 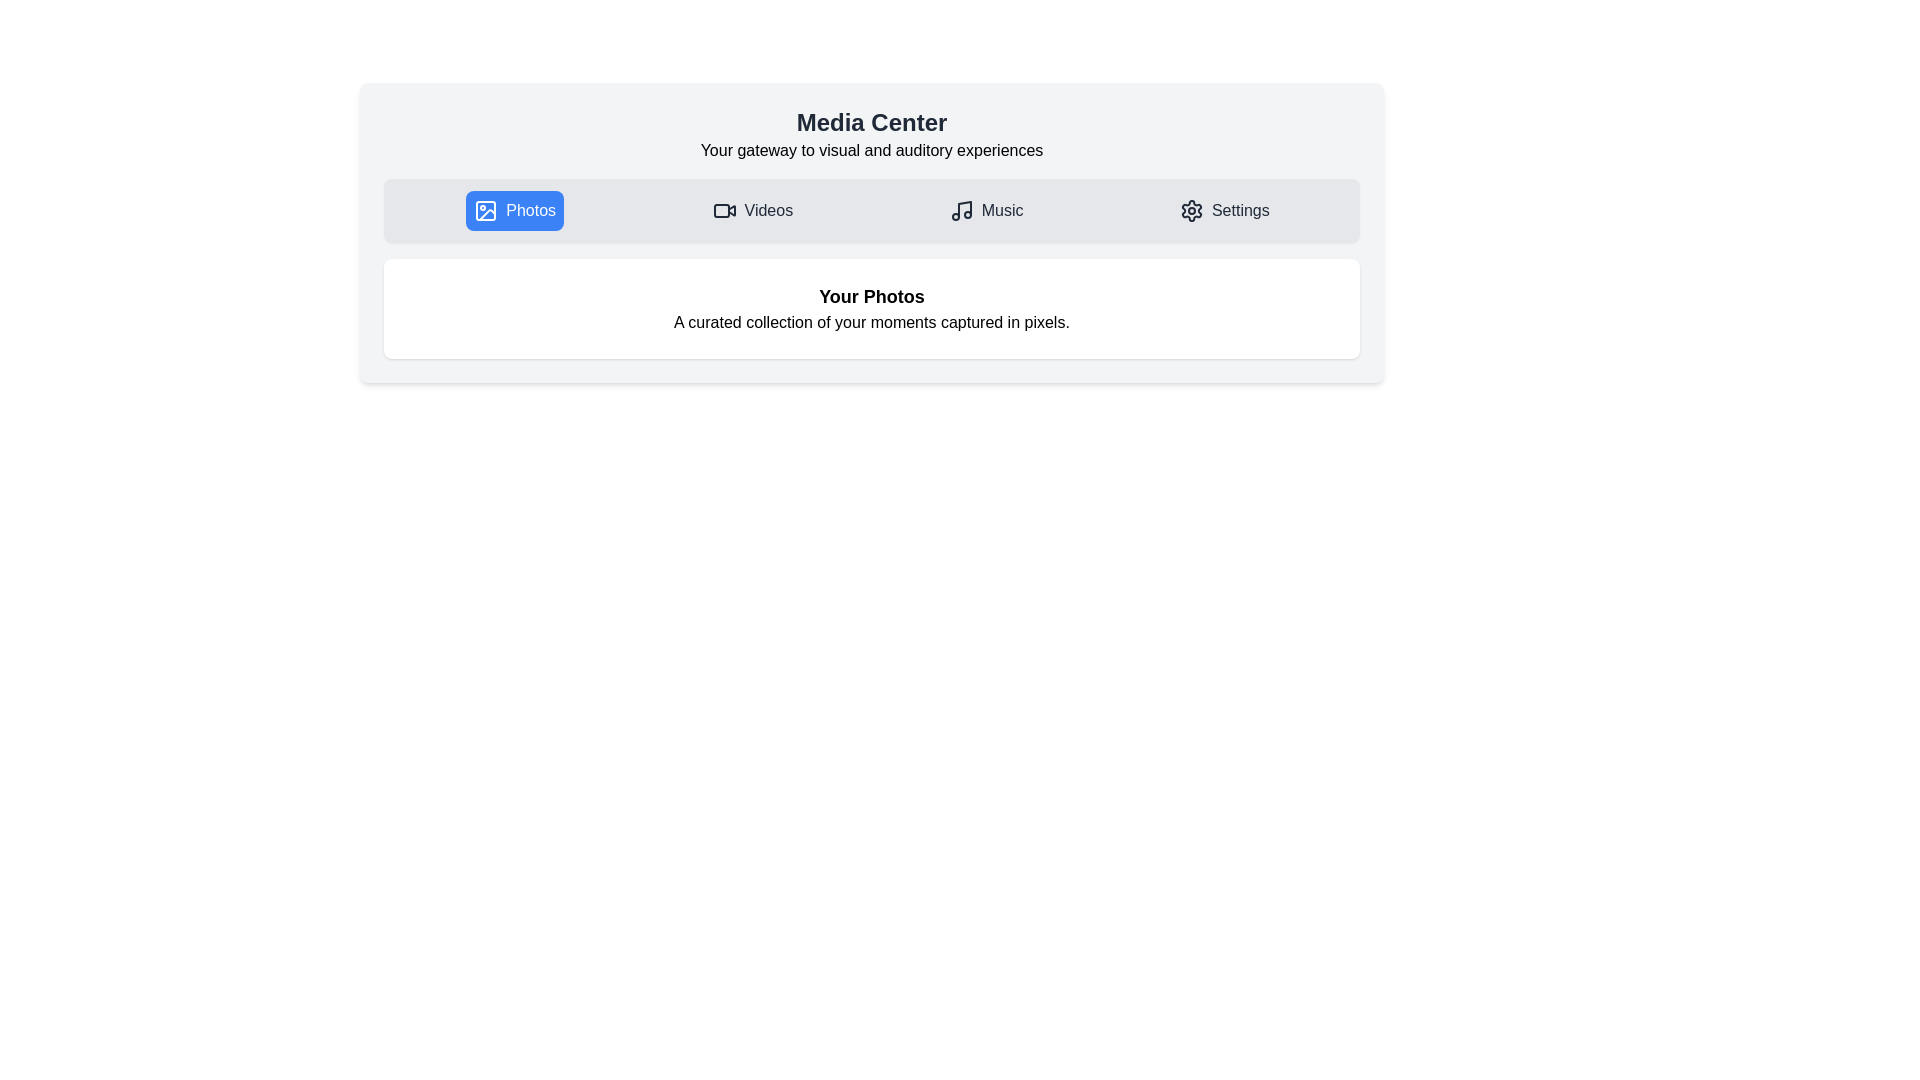 I want to click on the settings icon, which is a minimalistic hollow cogwheel located in the top right corner of the menu bar, so click(x=1191, y=211).